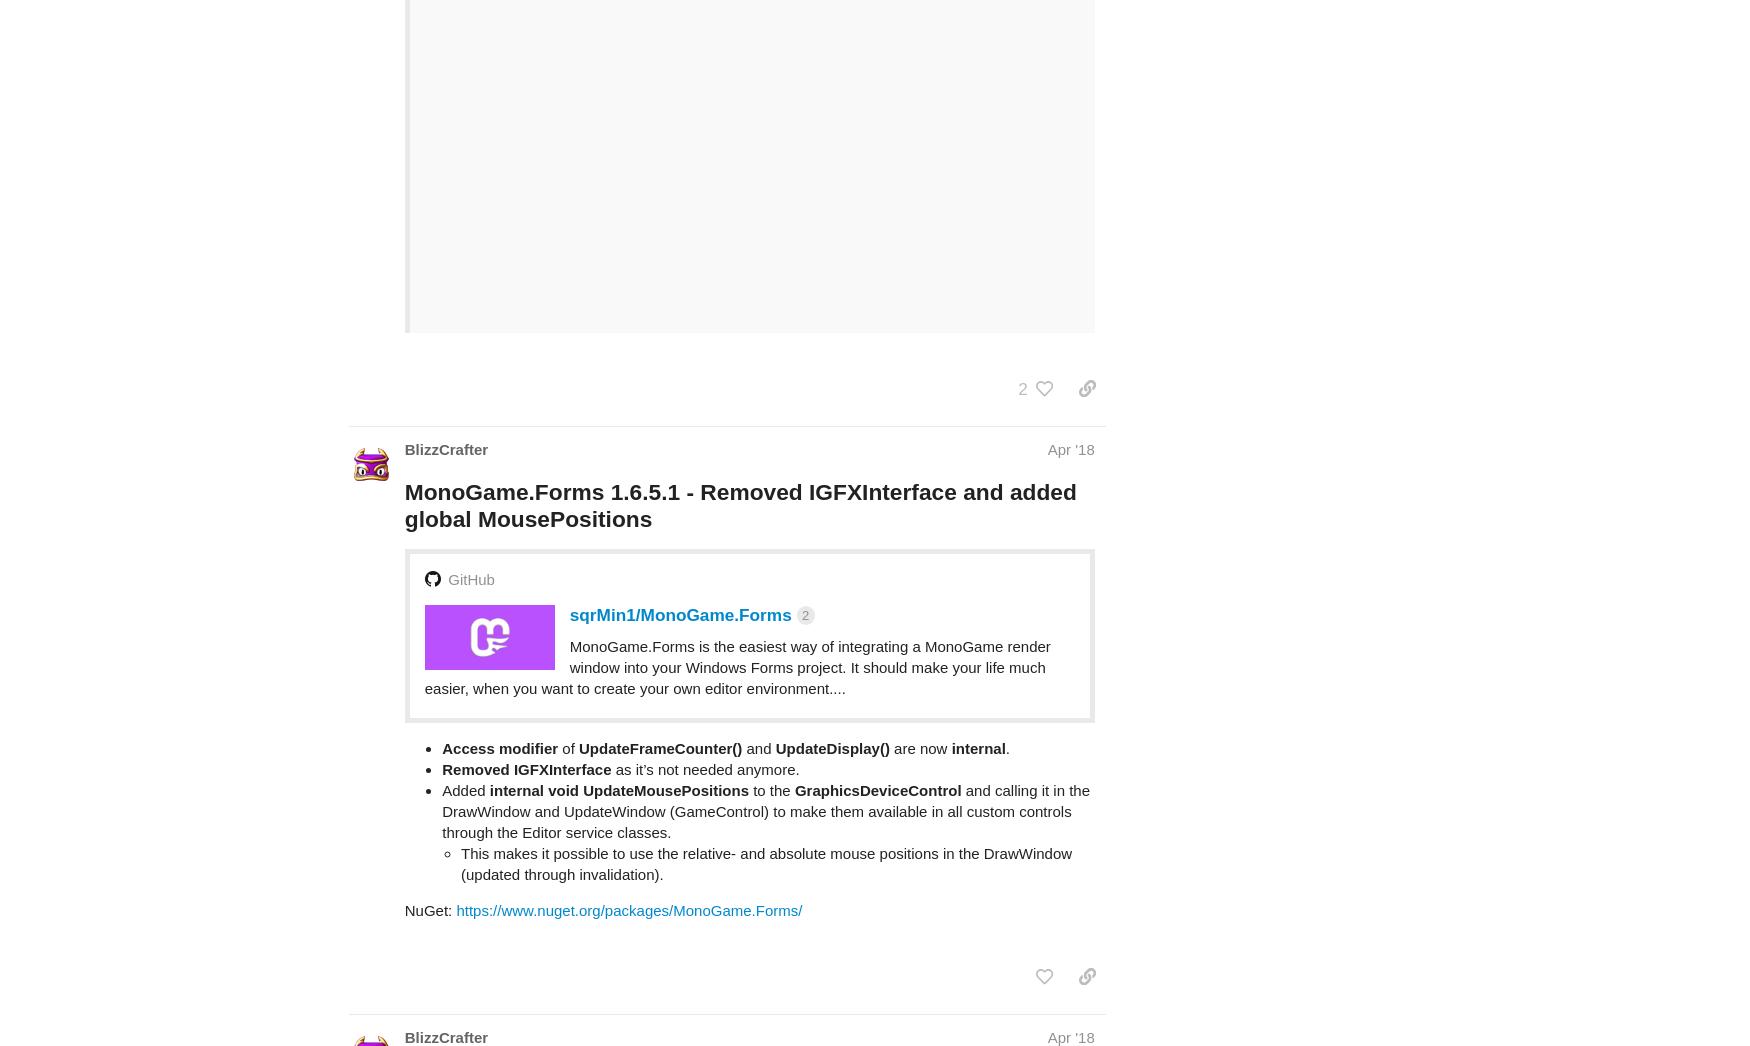  Describe the element at coordinates (428, 831) in the screenshot. I see `'NuGet:'` at that location.